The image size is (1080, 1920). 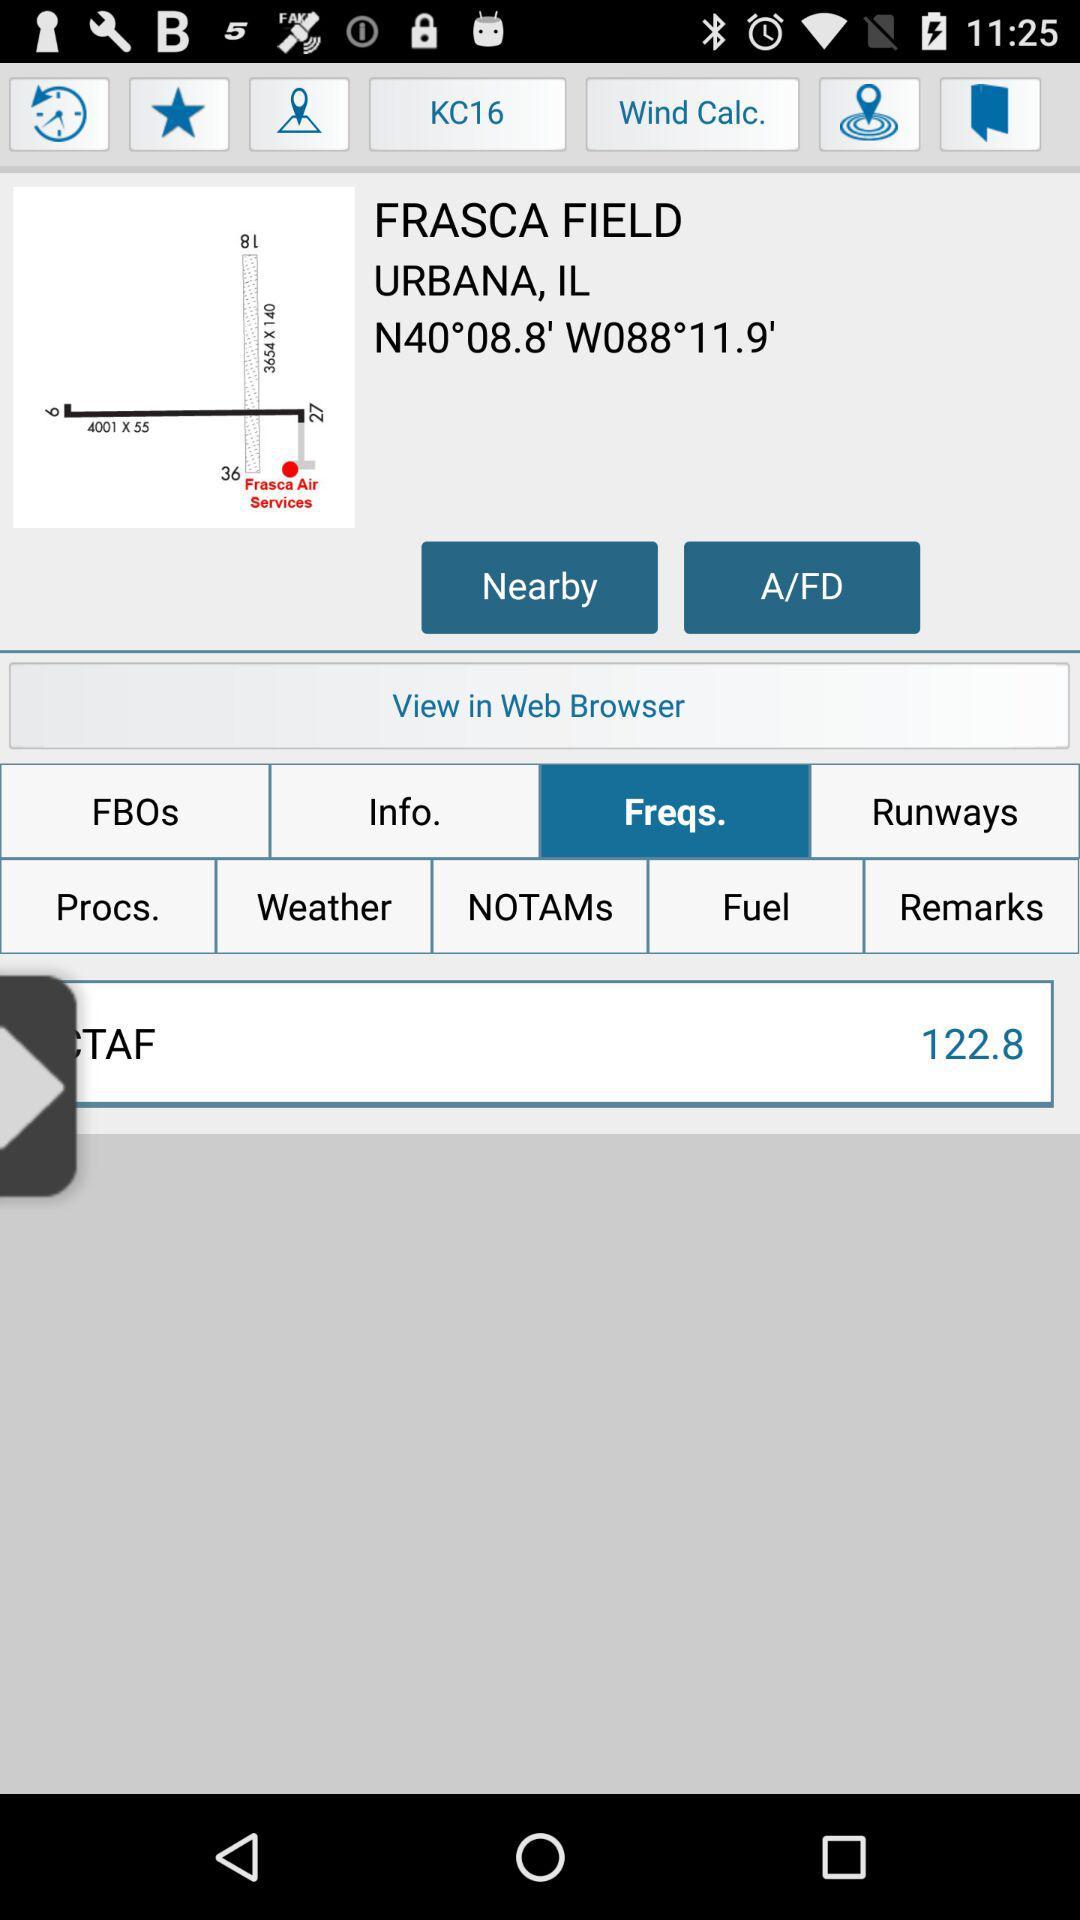 I want to click on the icon below n40 08 8 item, so click(x=538, y=586).